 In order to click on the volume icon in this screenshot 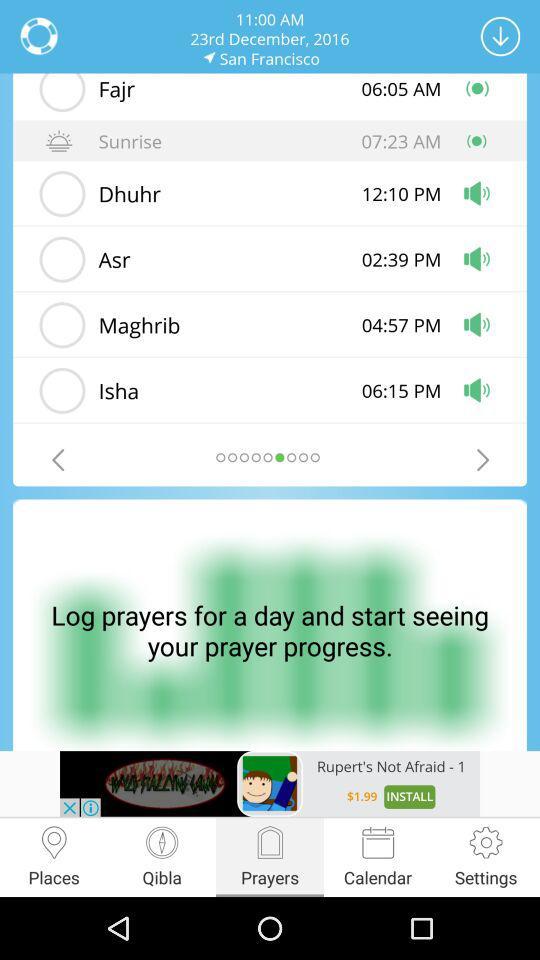, I will do `click(476, 389)`.